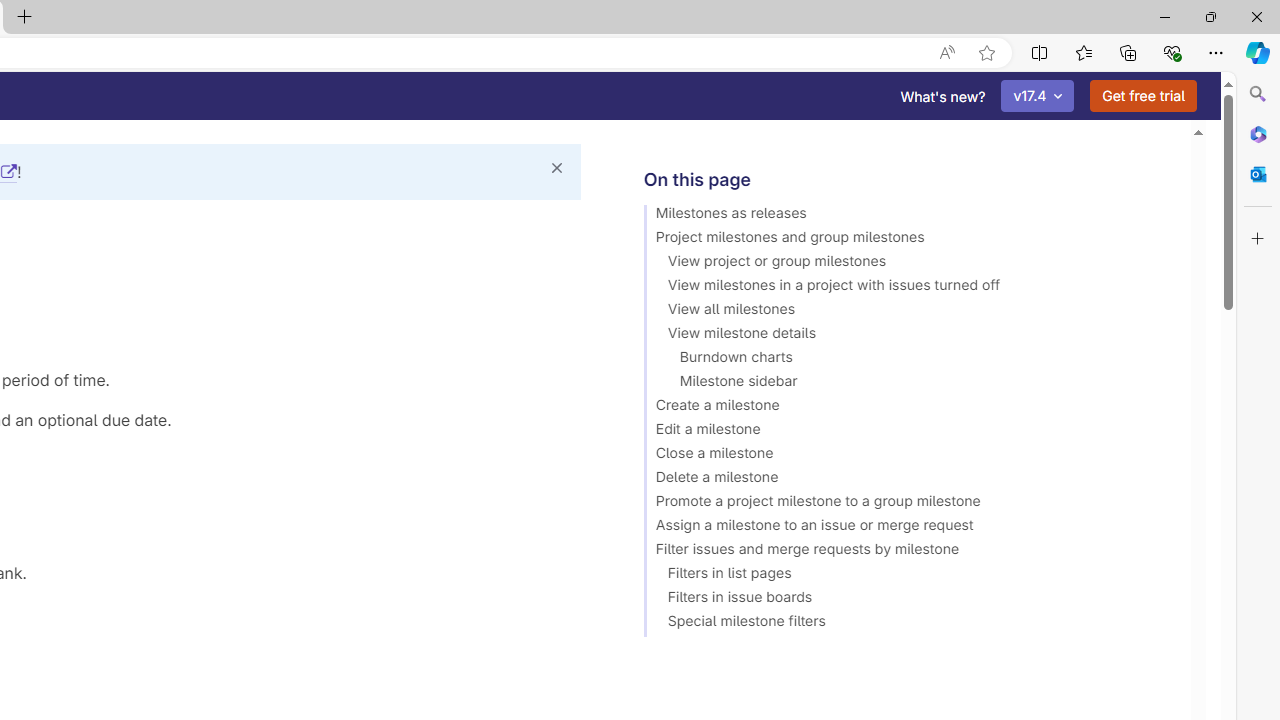  What do you see at coordinates (907, 312) in the screenshot?
I see `'View all milestones'` at bounding box center [907, 312].